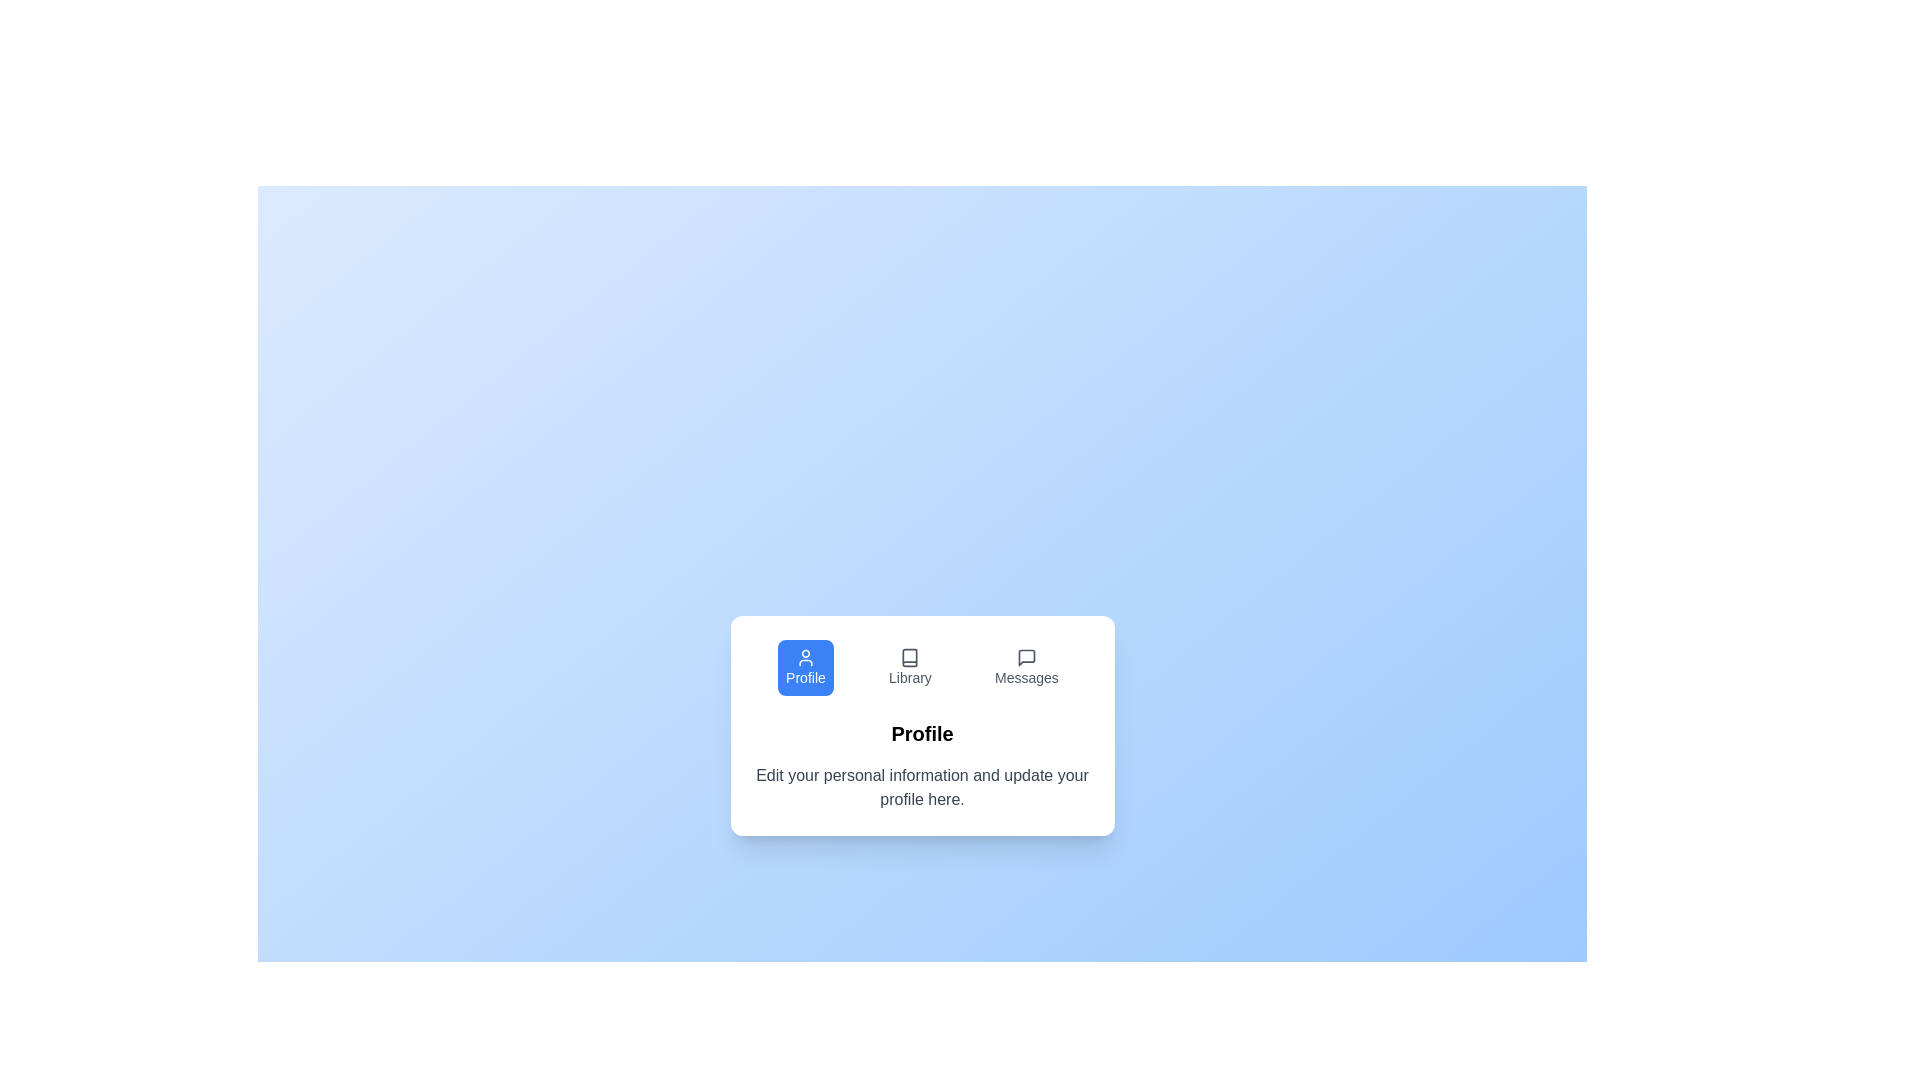 This screenshot has width=1920, height=1080. Describe the element at coordinates (1027, 667) in the screenshot. I see `the tab labeled Messages to inspect its icon` at that location.